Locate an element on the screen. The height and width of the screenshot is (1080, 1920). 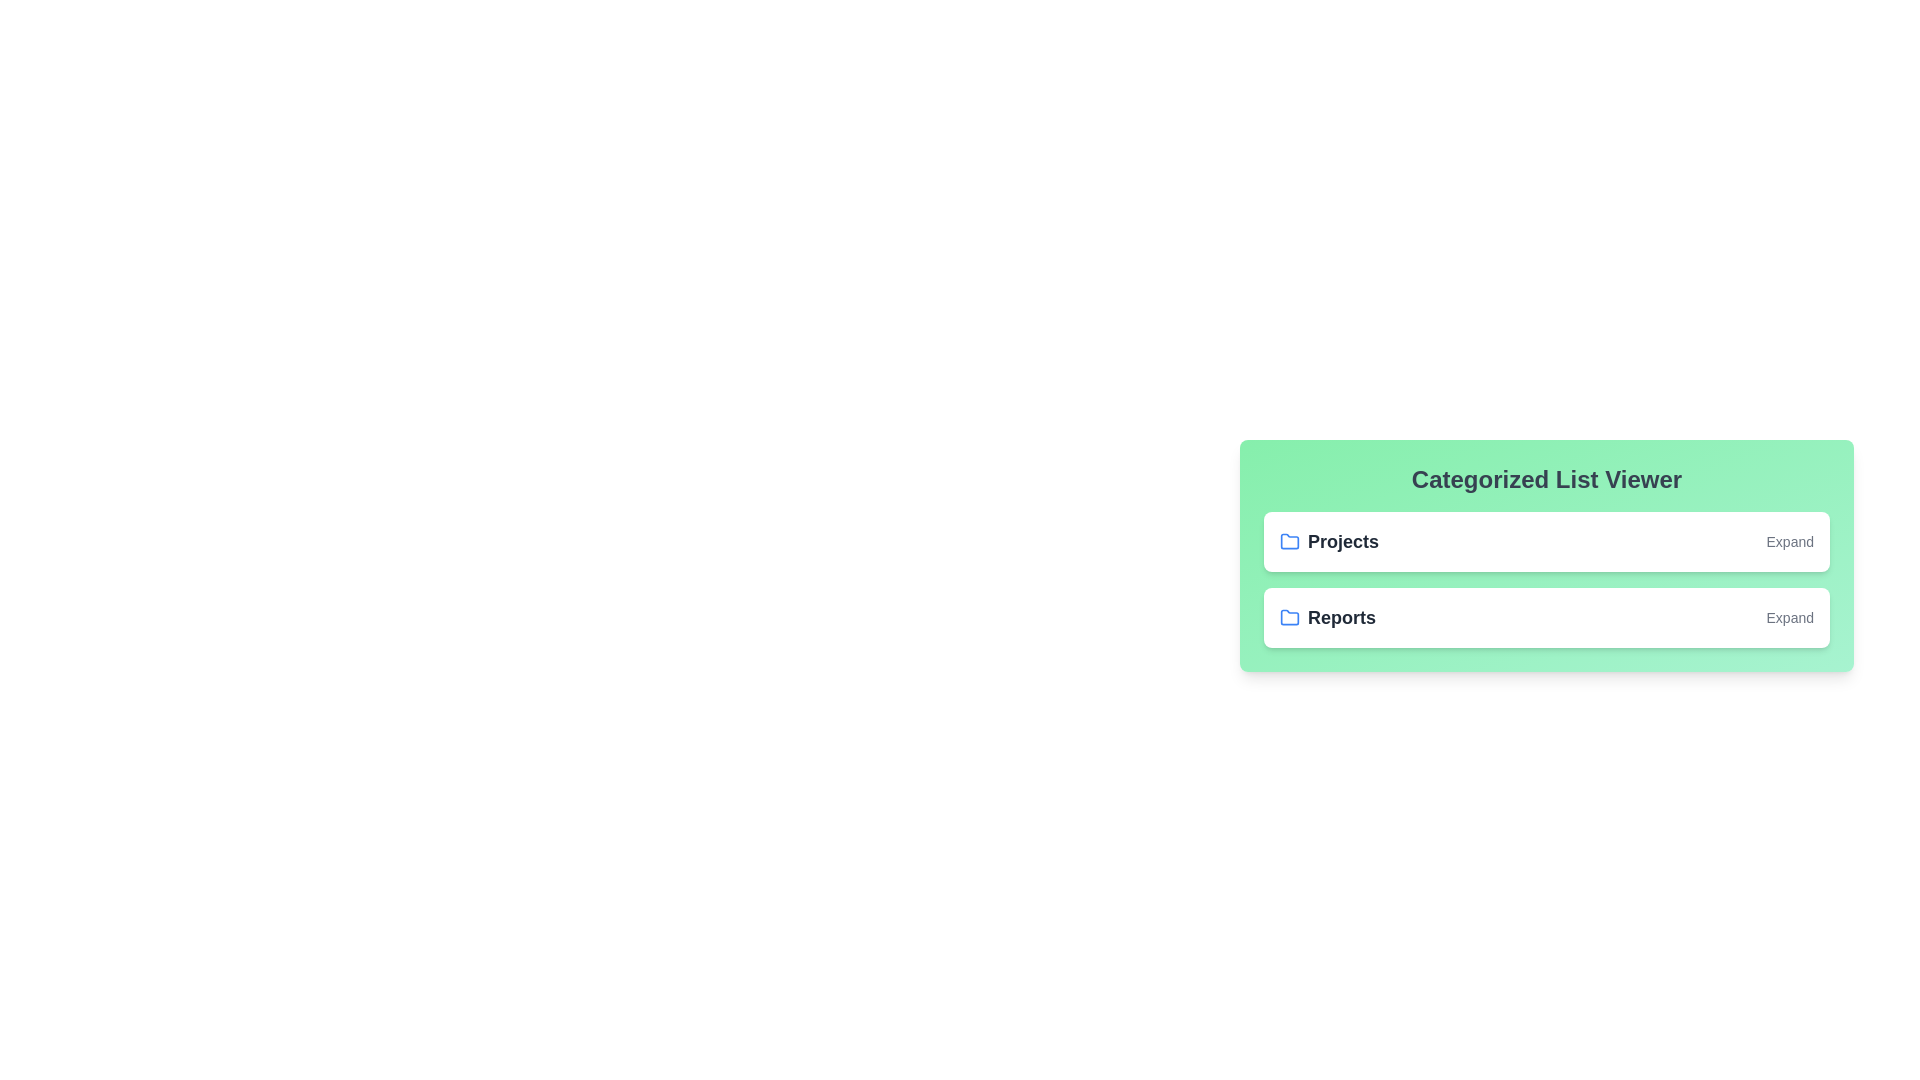
the folder icon for the category Projects is located at coordinates (1290, 542).